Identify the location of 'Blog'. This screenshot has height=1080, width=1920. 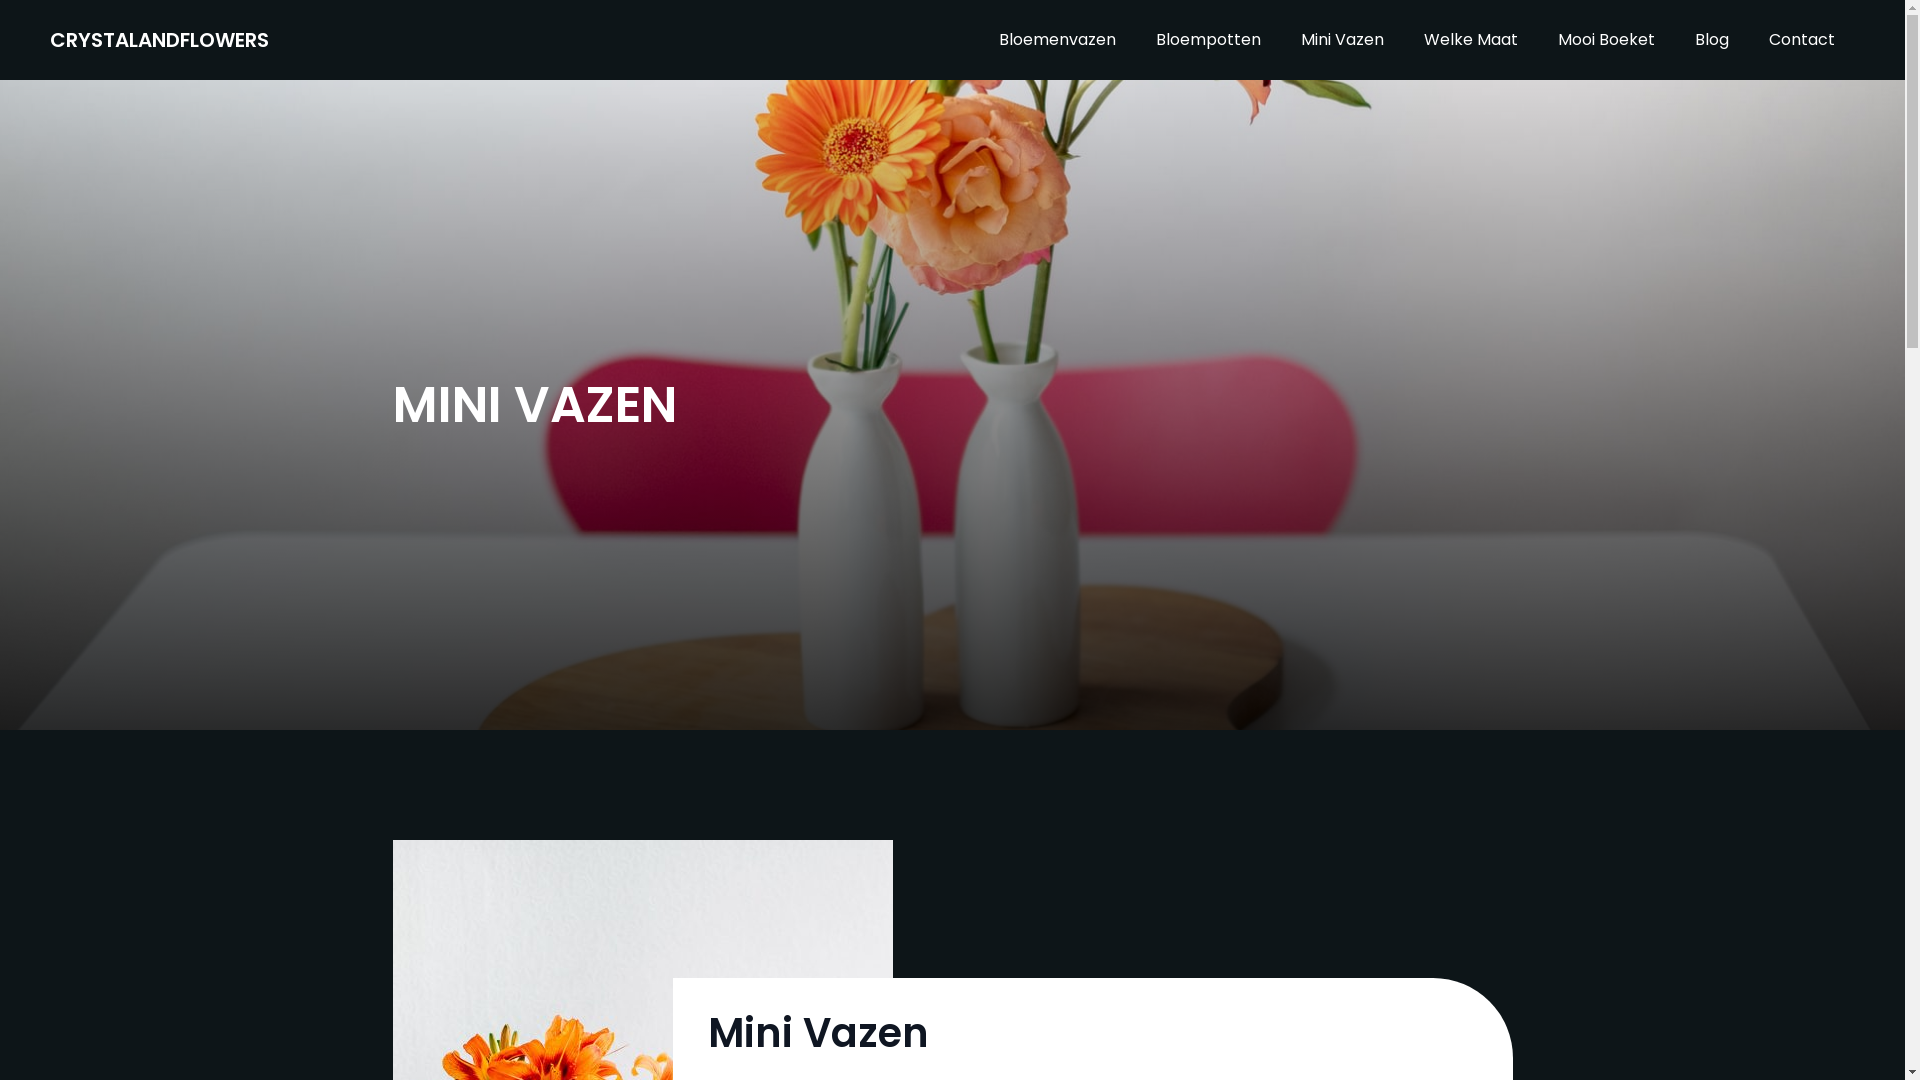
(1711, 39).